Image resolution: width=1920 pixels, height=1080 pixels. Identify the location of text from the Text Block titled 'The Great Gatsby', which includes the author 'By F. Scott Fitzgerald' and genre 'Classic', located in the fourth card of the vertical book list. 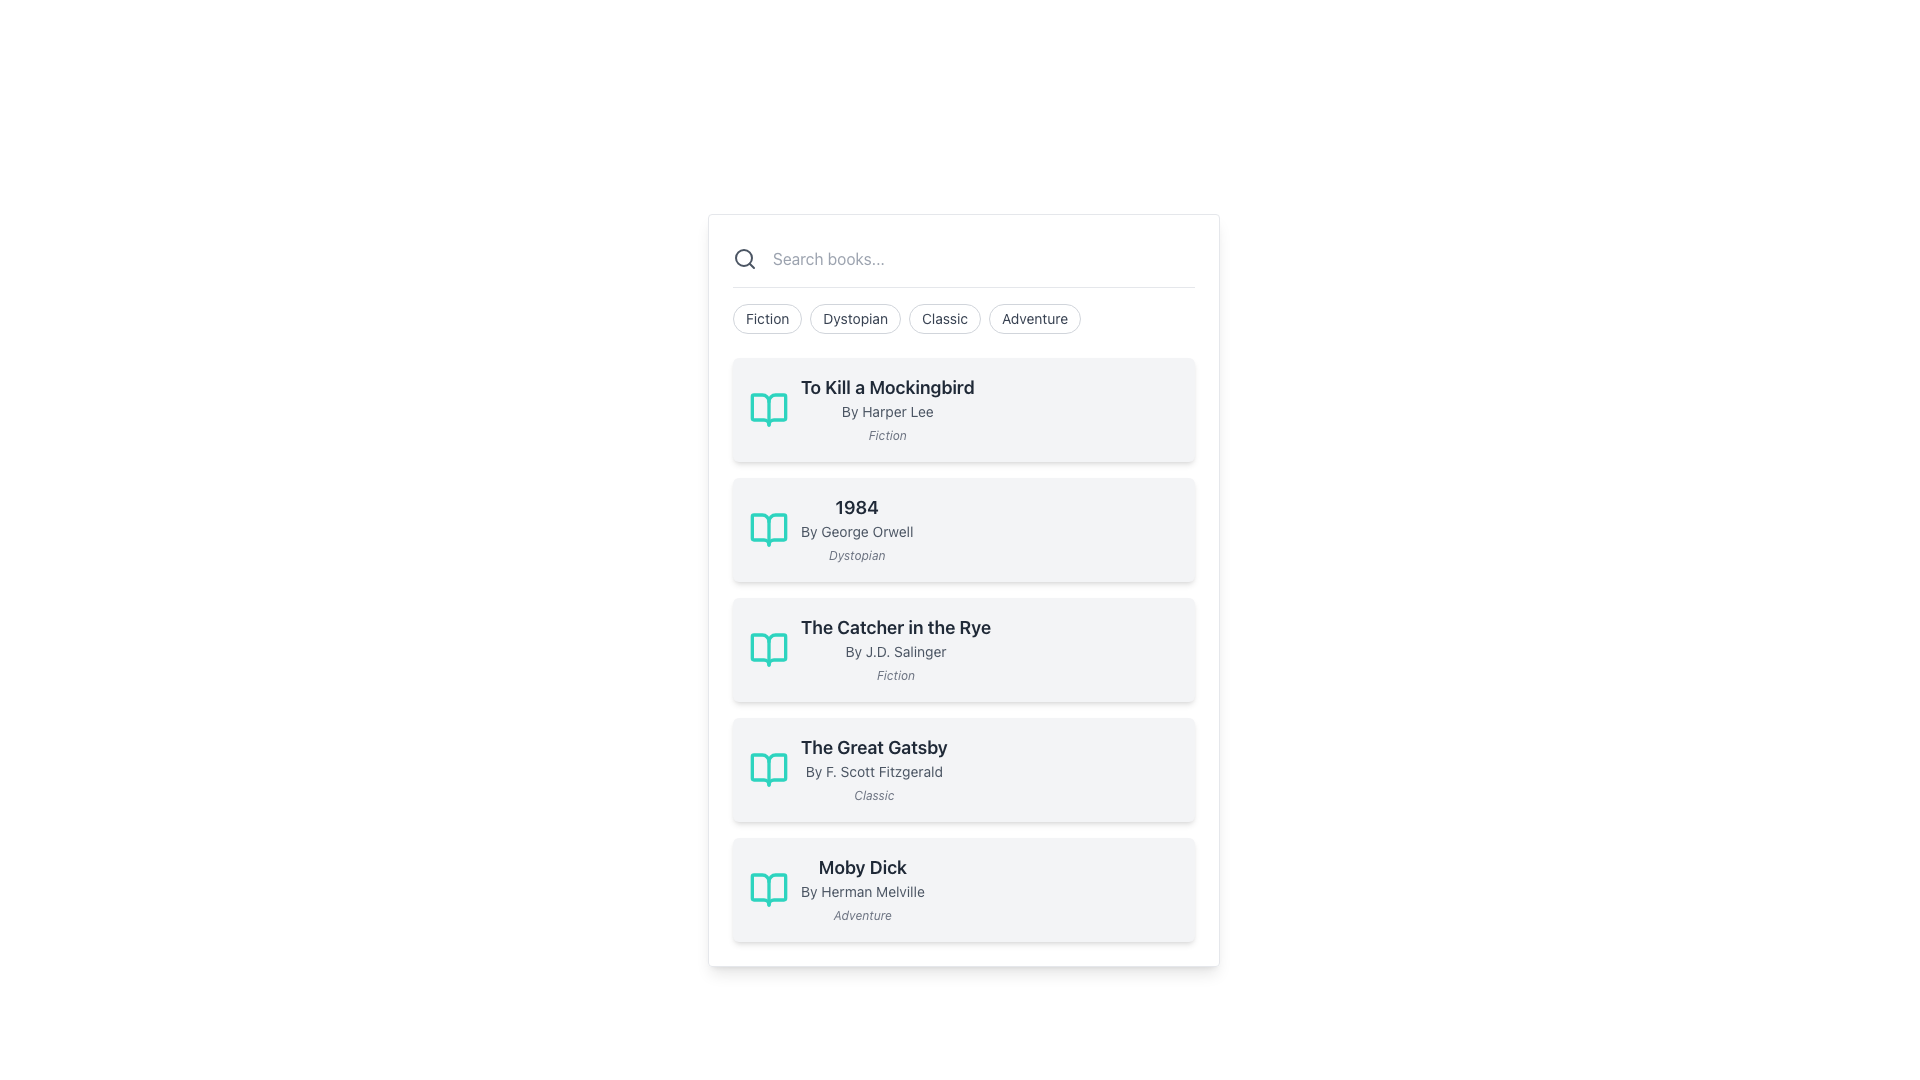
(874, 769).